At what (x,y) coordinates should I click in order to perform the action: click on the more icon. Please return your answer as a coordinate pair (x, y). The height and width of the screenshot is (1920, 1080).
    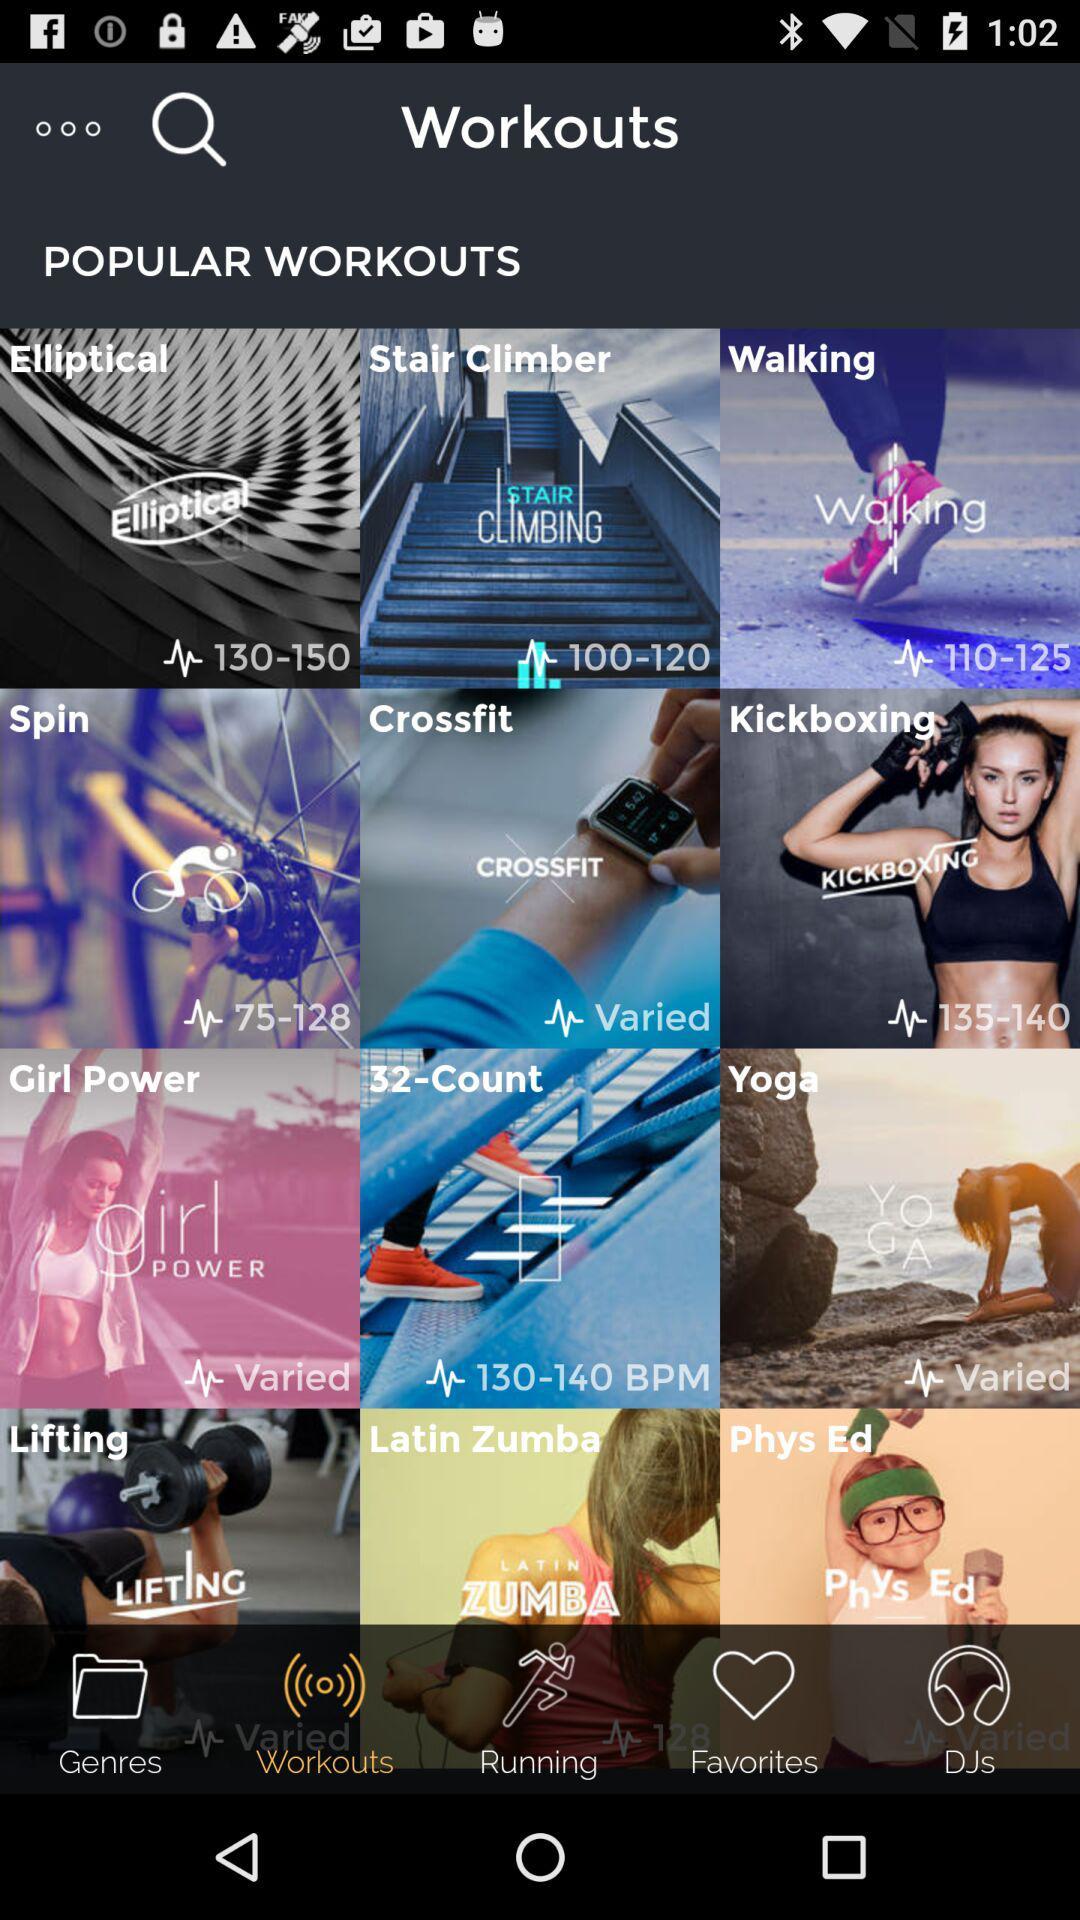
    Looking at the image, I should click on (68, 136).